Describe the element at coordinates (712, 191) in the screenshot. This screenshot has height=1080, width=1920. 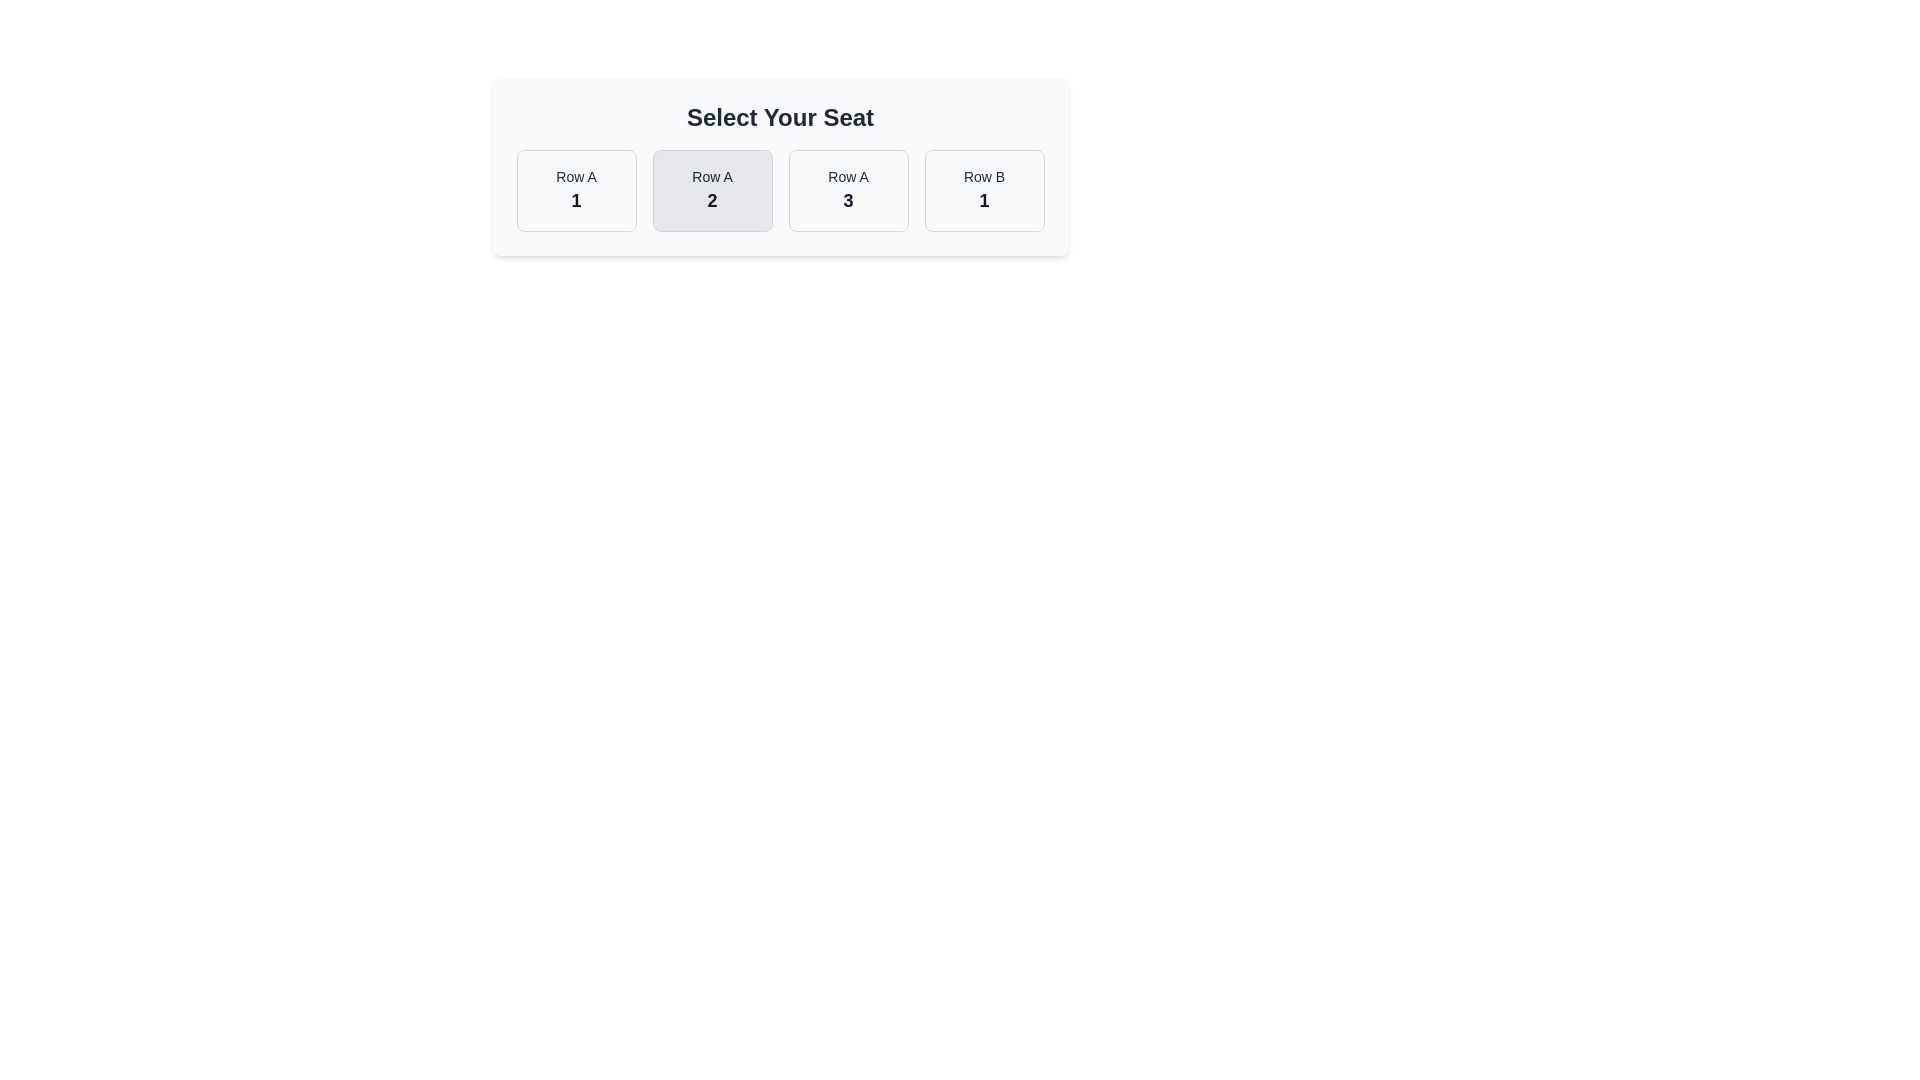
I see `the card UI element displaying 'Row A' and the numeral '2', which is the second item in a grid of four cards` at that location.